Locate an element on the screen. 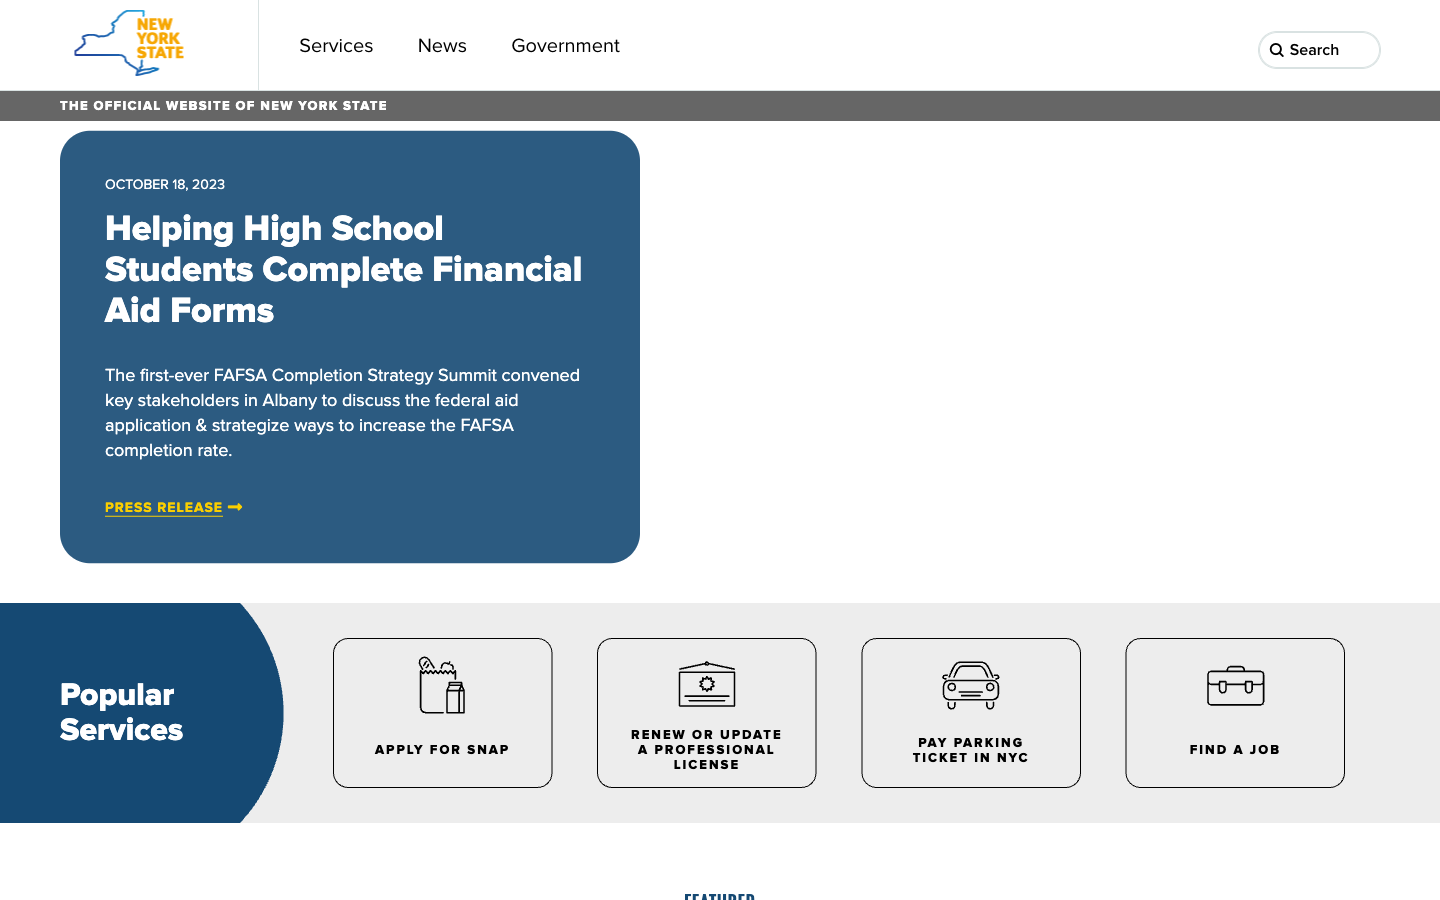 Image resolution: width=1440 pixels, height=900 pixels. the press release on the web page is located at coordinates (236160, 457650).